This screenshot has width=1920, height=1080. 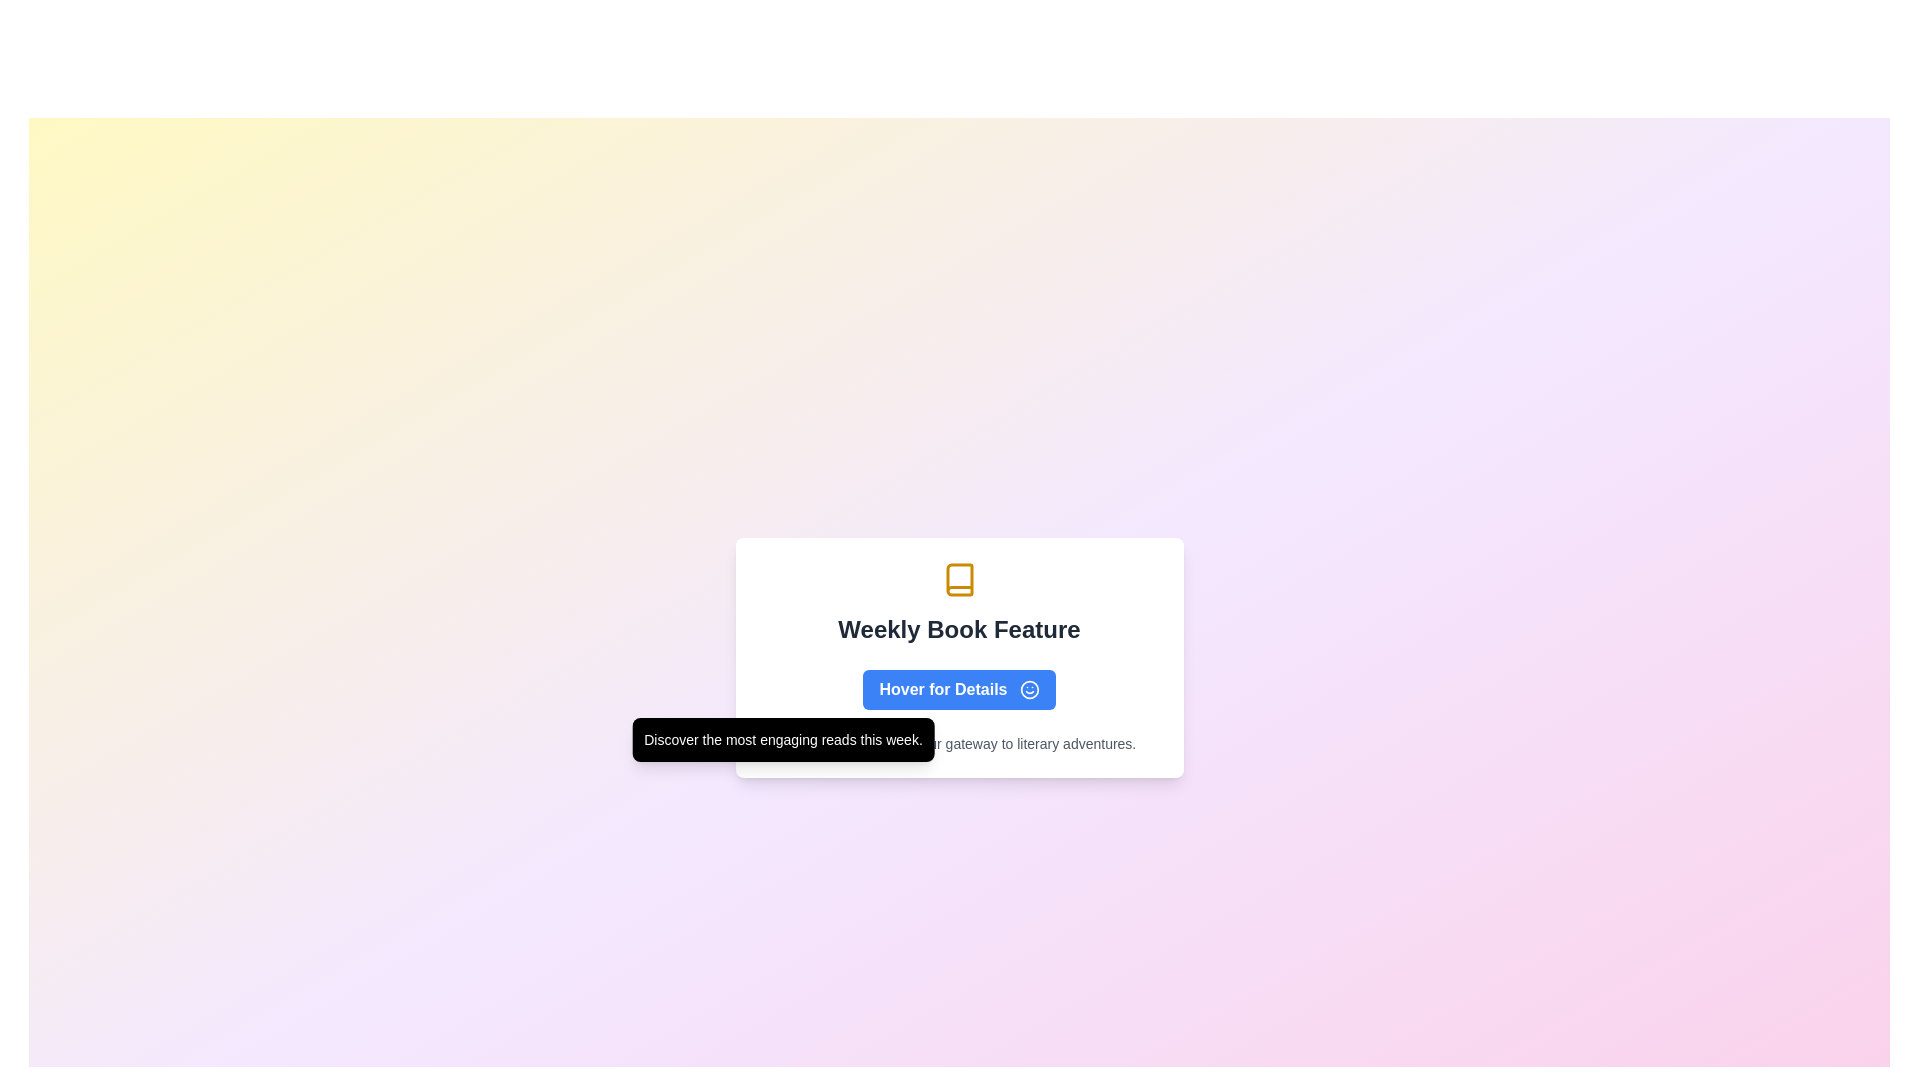 What do you see at coordinates (958, 689) in the screenshot?
I see `the blue rectangular button labeled 'Hover for Details' with a smiley face icon` at bounding box center [958, 689].